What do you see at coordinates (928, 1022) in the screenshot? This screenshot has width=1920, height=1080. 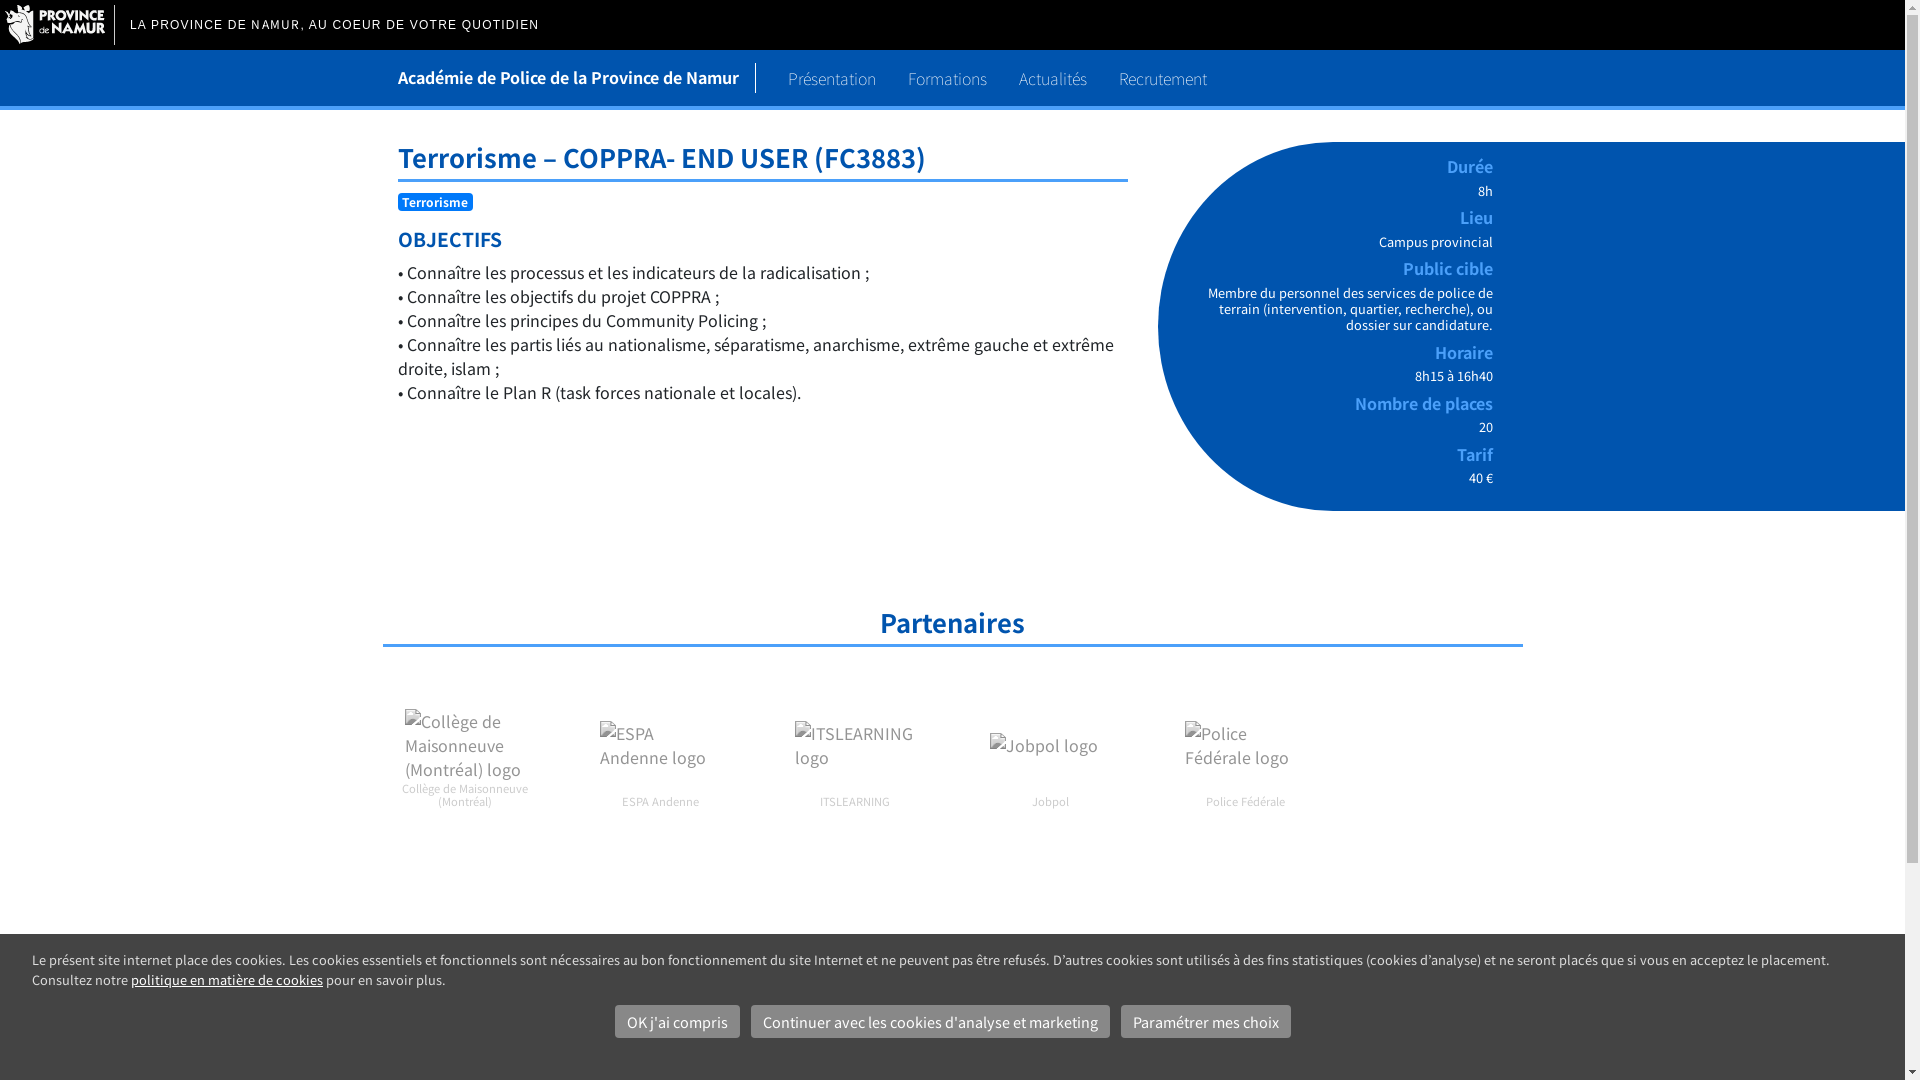 I see `'Continuer avec les cookies d'analyse et marketing'` at bounding box center [928, 1022].